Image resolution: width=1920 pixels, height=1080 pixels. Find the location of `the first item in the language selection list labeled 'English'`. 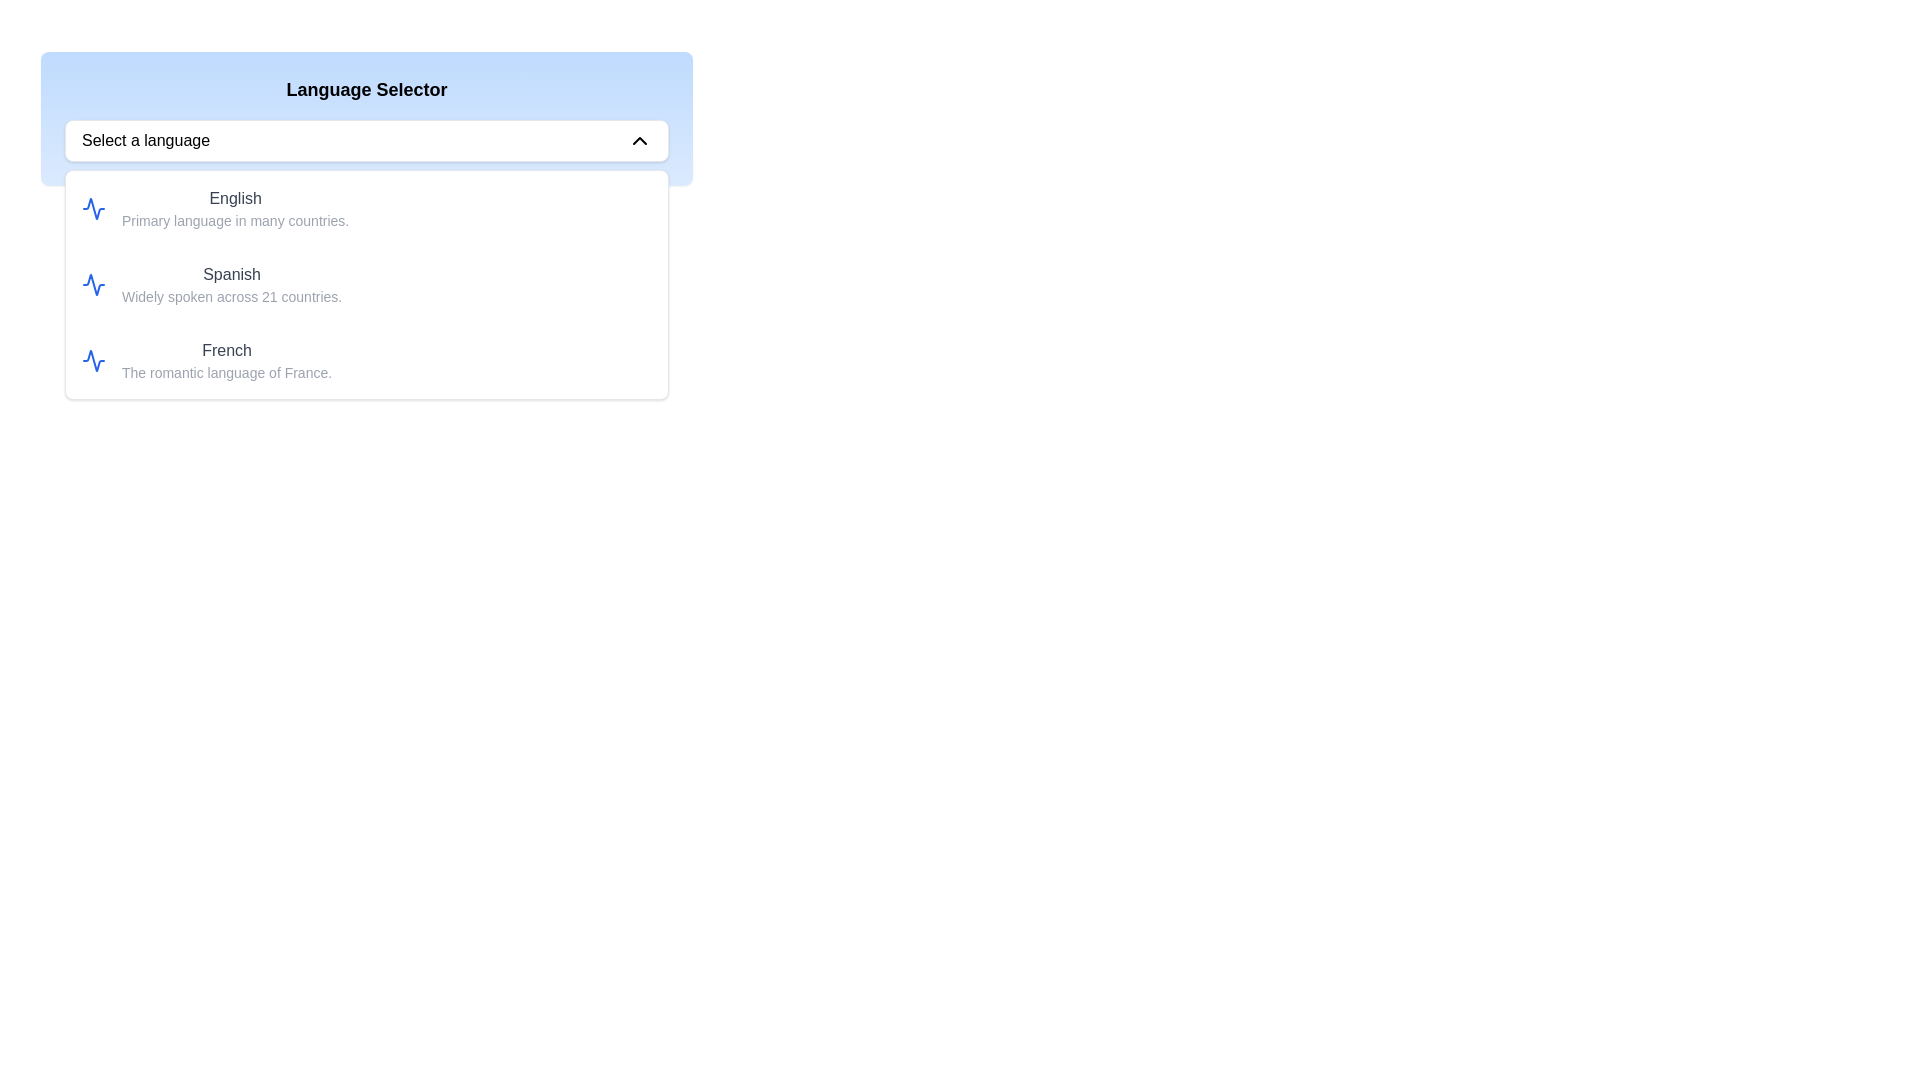

the first item in the language selection list labeled 'English' is located at coordinates (235, 208).